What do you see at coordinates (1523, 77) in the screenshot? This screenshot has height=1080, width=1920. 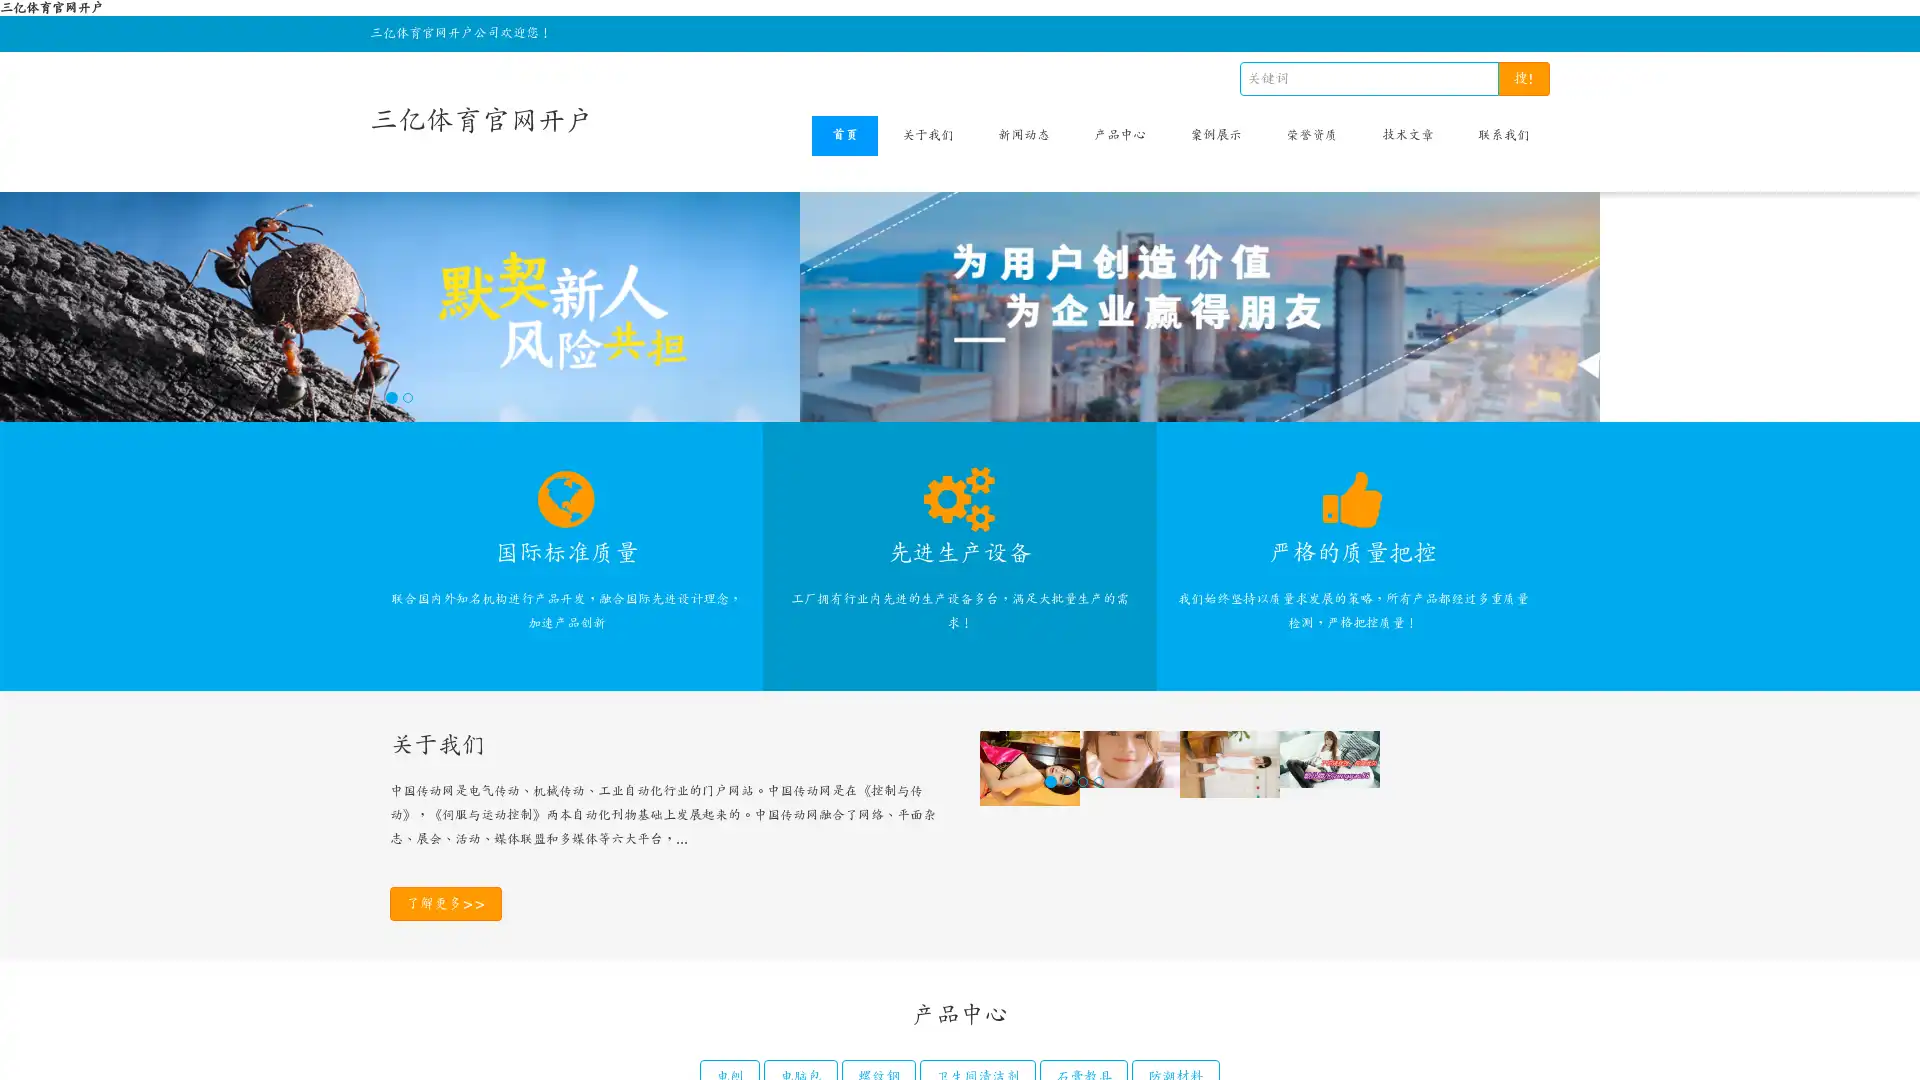 I see `!` at bounding box center [1523, 77].